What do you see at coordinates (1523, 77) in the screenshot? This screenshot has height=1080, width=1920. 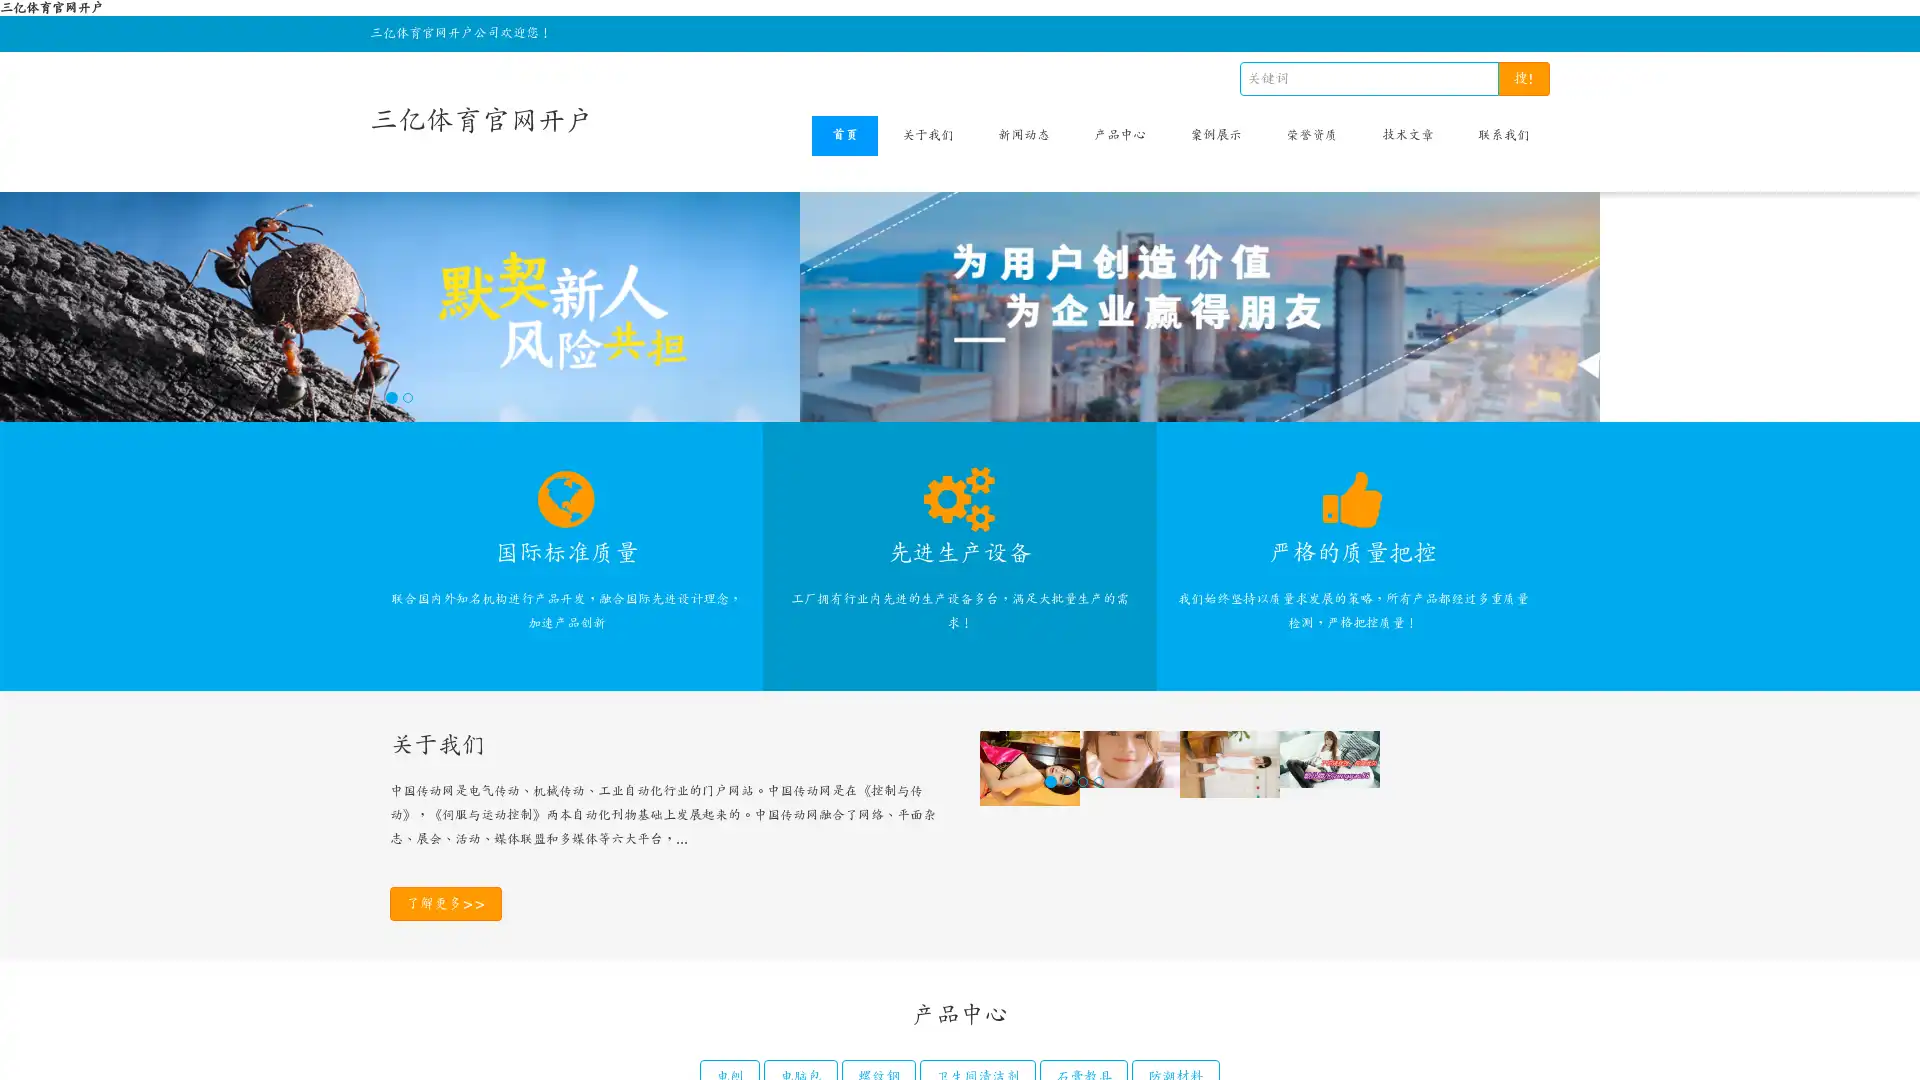 I see `!` at bounding box center [1523, 77].